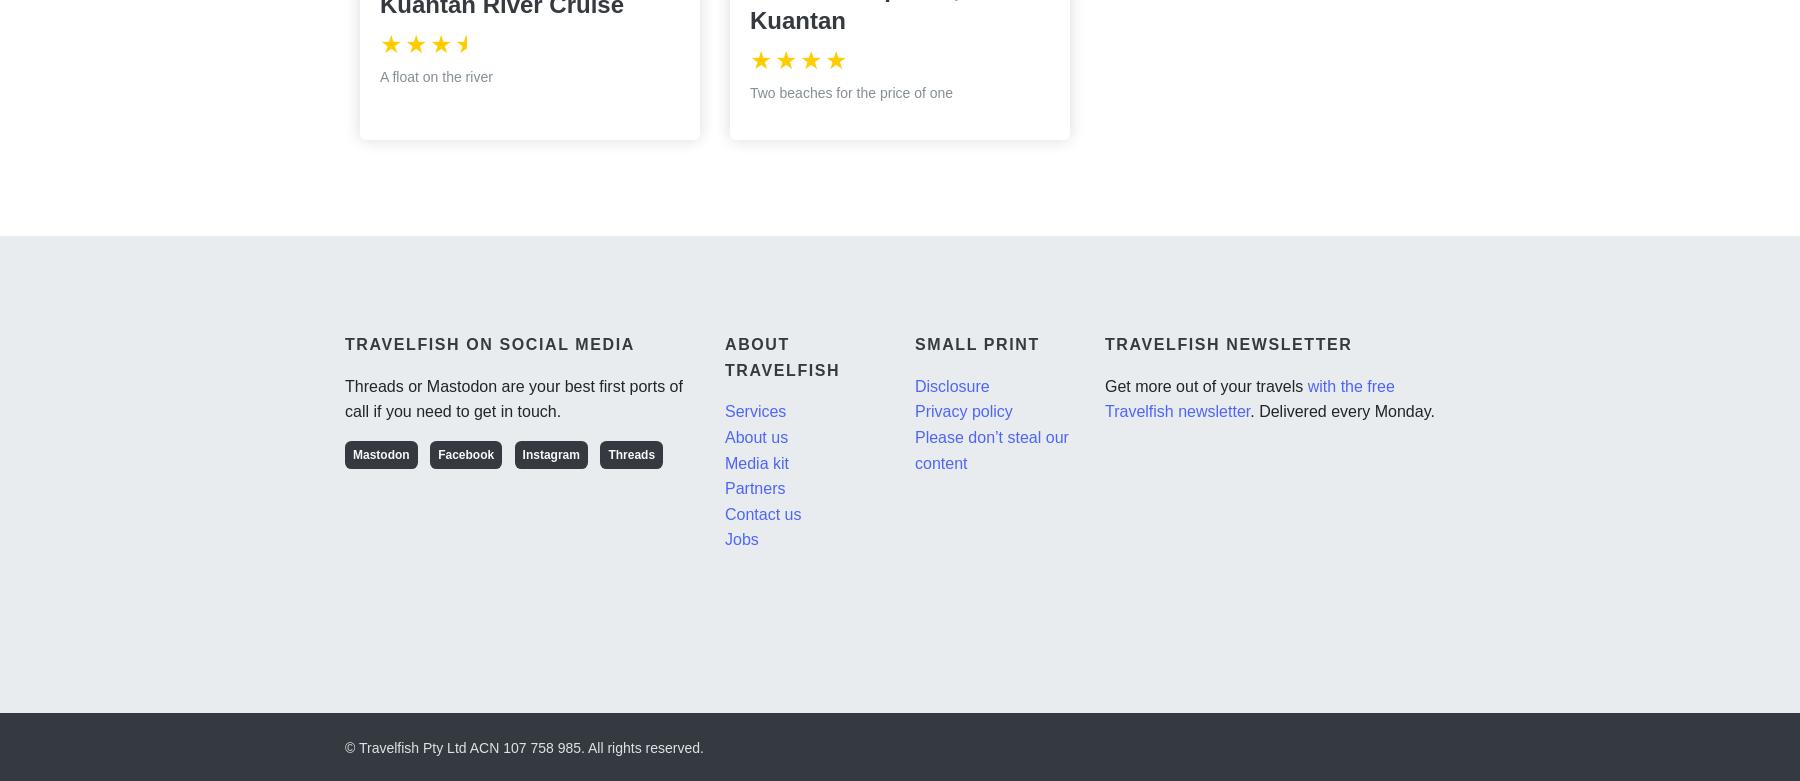 The height and width of the screenshot is (781, 1800). What do you see at coordinates (747, 92) in the screenshot?
I see `'Two beaches for the price of one'` at bounding box center [747, 92].